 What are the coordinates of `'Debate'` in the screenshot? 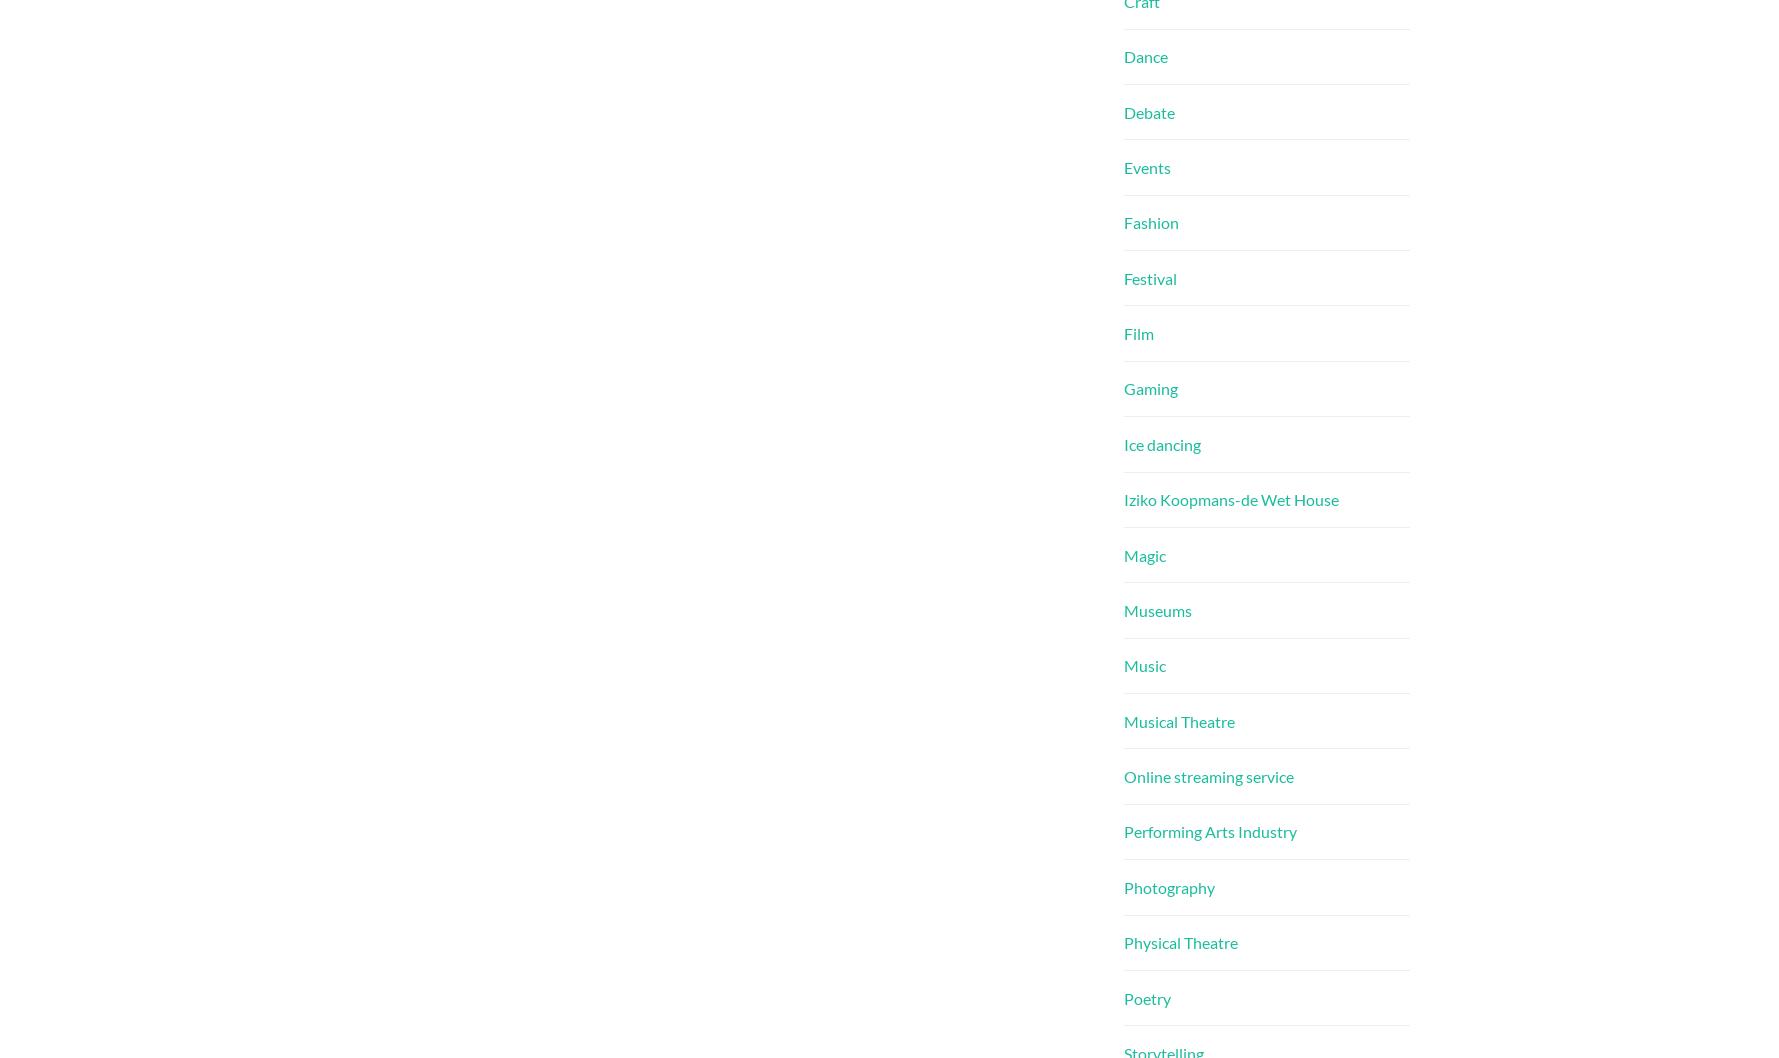 It's located at (1148, 110).